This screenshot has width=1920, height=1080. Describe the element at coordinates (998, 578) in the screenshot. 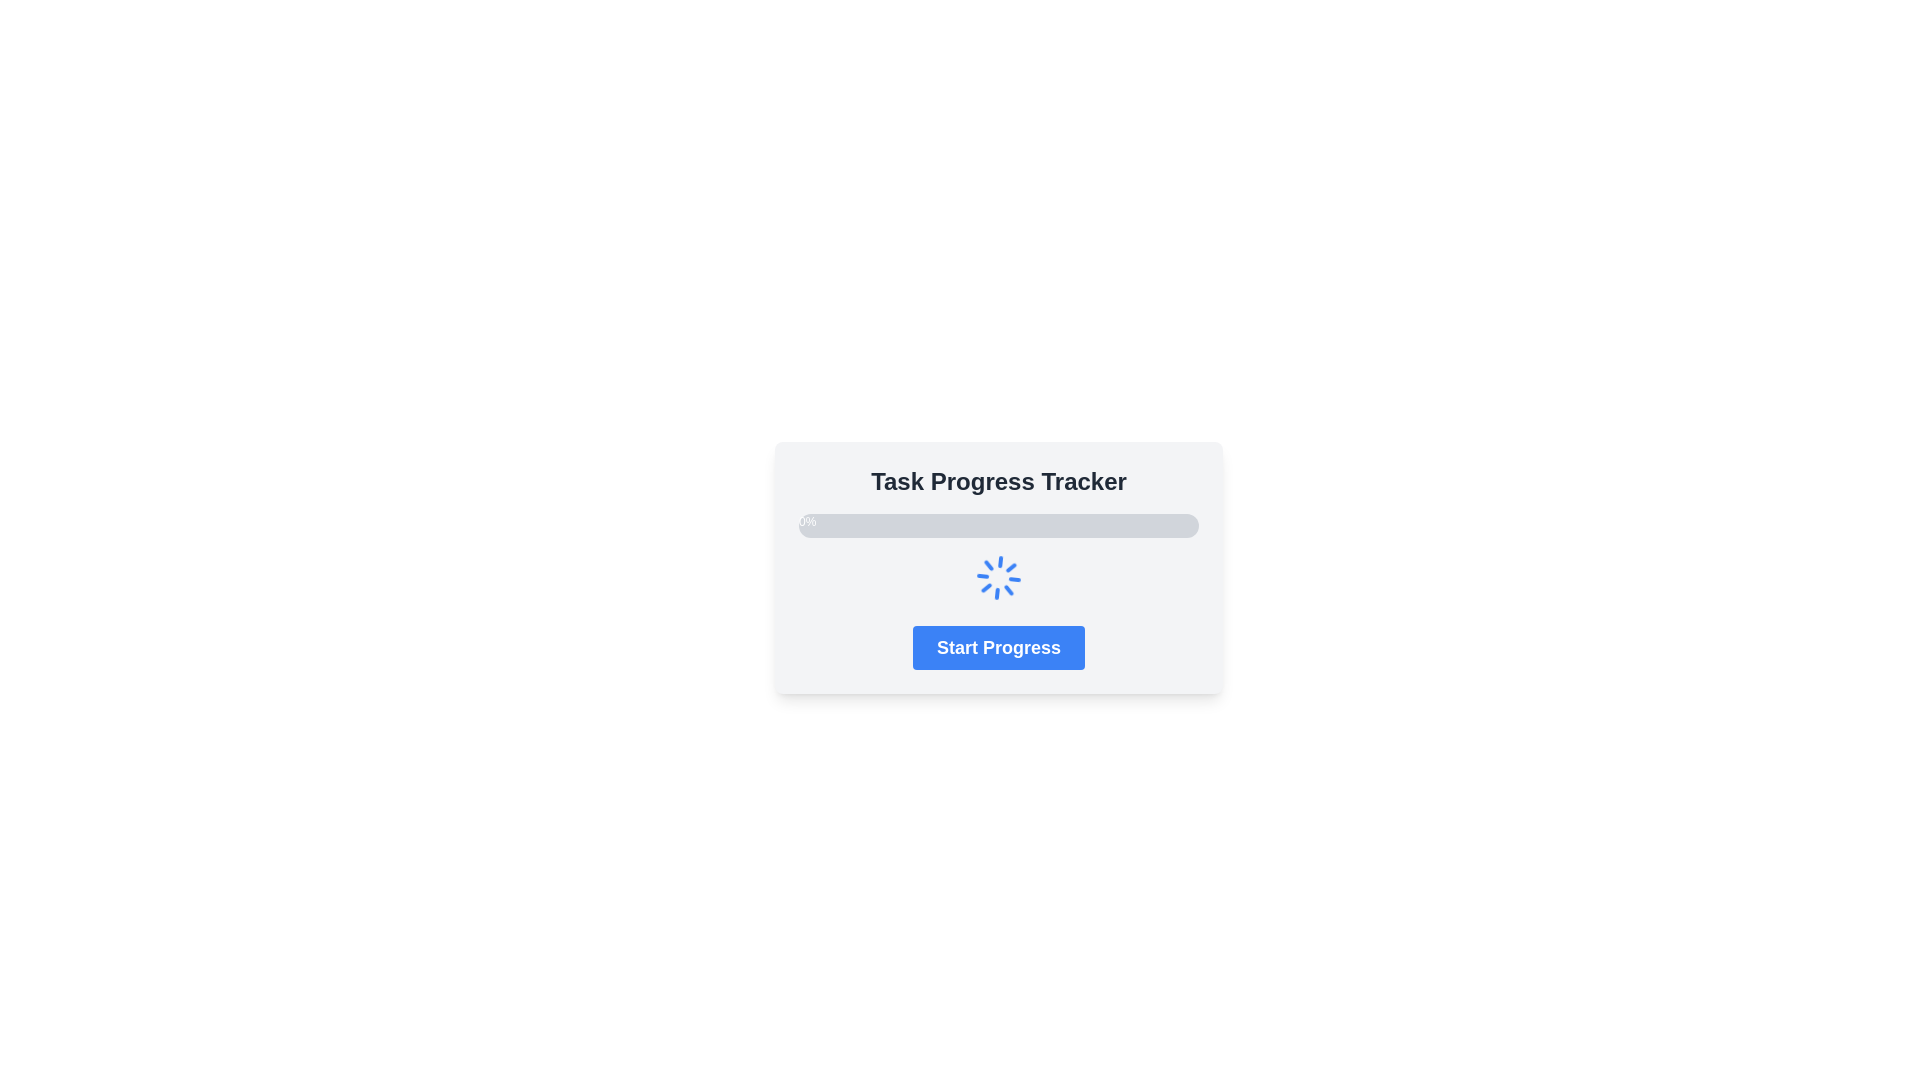

I see `the Loader or Spinner Icon which visually indicates that a process is in progress, located vertically between the progress bar and the 'Start Progress' button` at that location.